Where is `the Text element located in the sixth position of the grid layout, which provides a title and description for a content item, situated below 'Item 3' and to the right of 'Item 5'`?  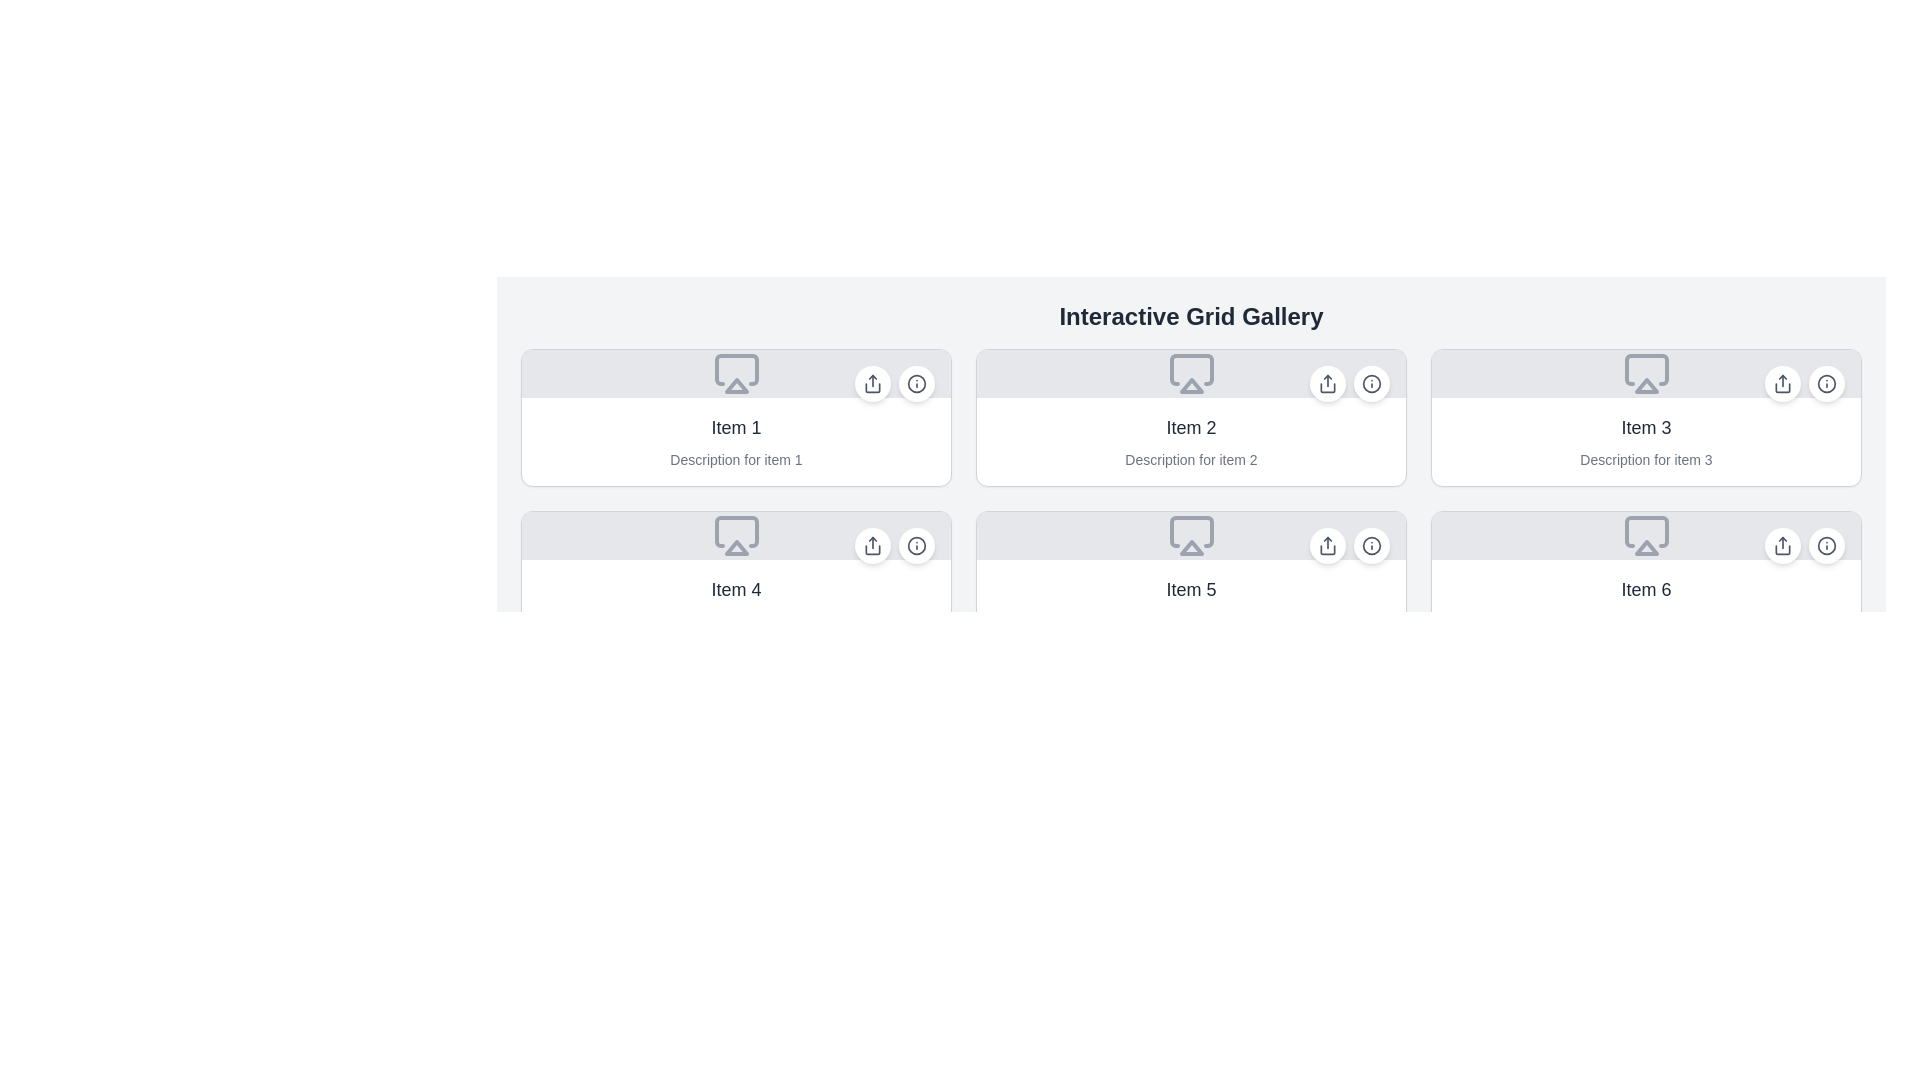
the Text element located in the sixth position of the grid layout, which provides a title and description for a content item, situated below 'Item 3' and to the right of 'Item 5' is located at coordinates (1646, 603).